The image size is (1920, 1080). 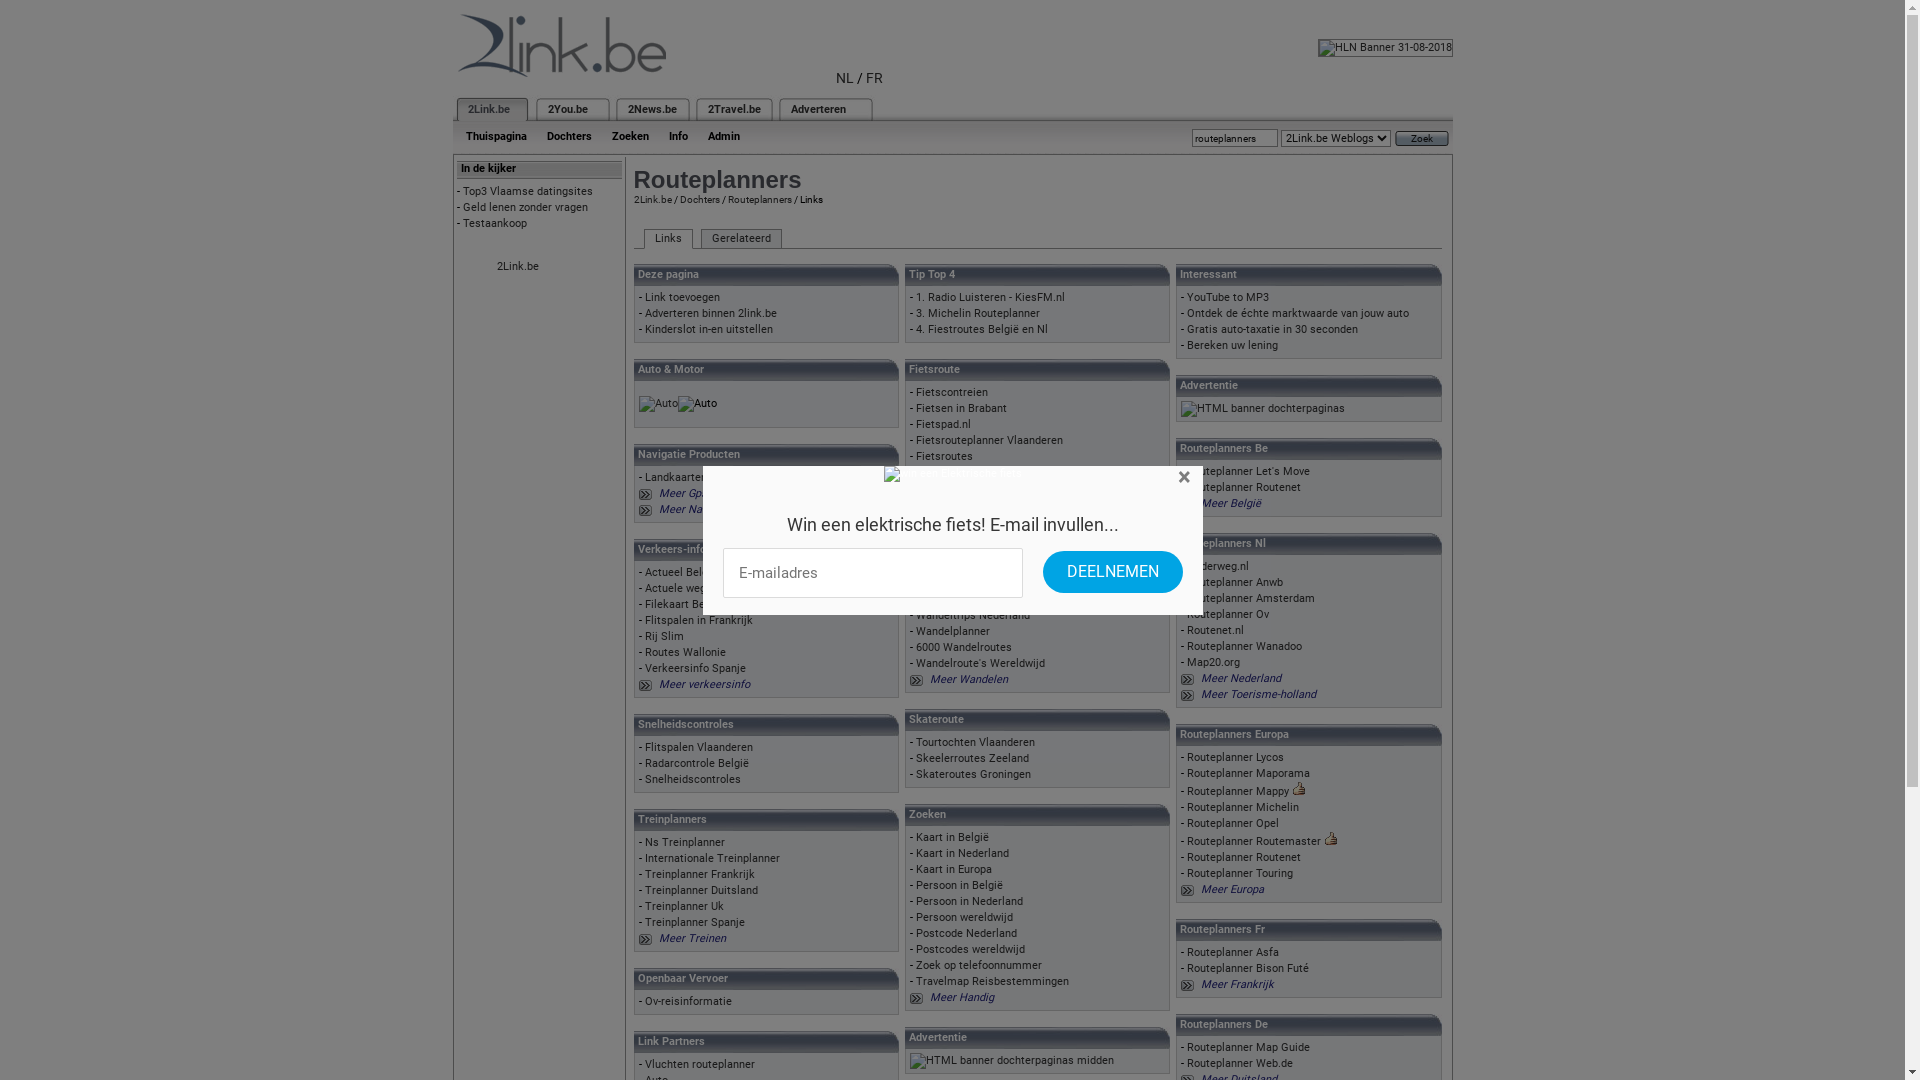 What do you see at coordinates (710, 313) in the screenshot?
I see `'Adverteren binnen 2link.be'` at bounding box center [710, 313].